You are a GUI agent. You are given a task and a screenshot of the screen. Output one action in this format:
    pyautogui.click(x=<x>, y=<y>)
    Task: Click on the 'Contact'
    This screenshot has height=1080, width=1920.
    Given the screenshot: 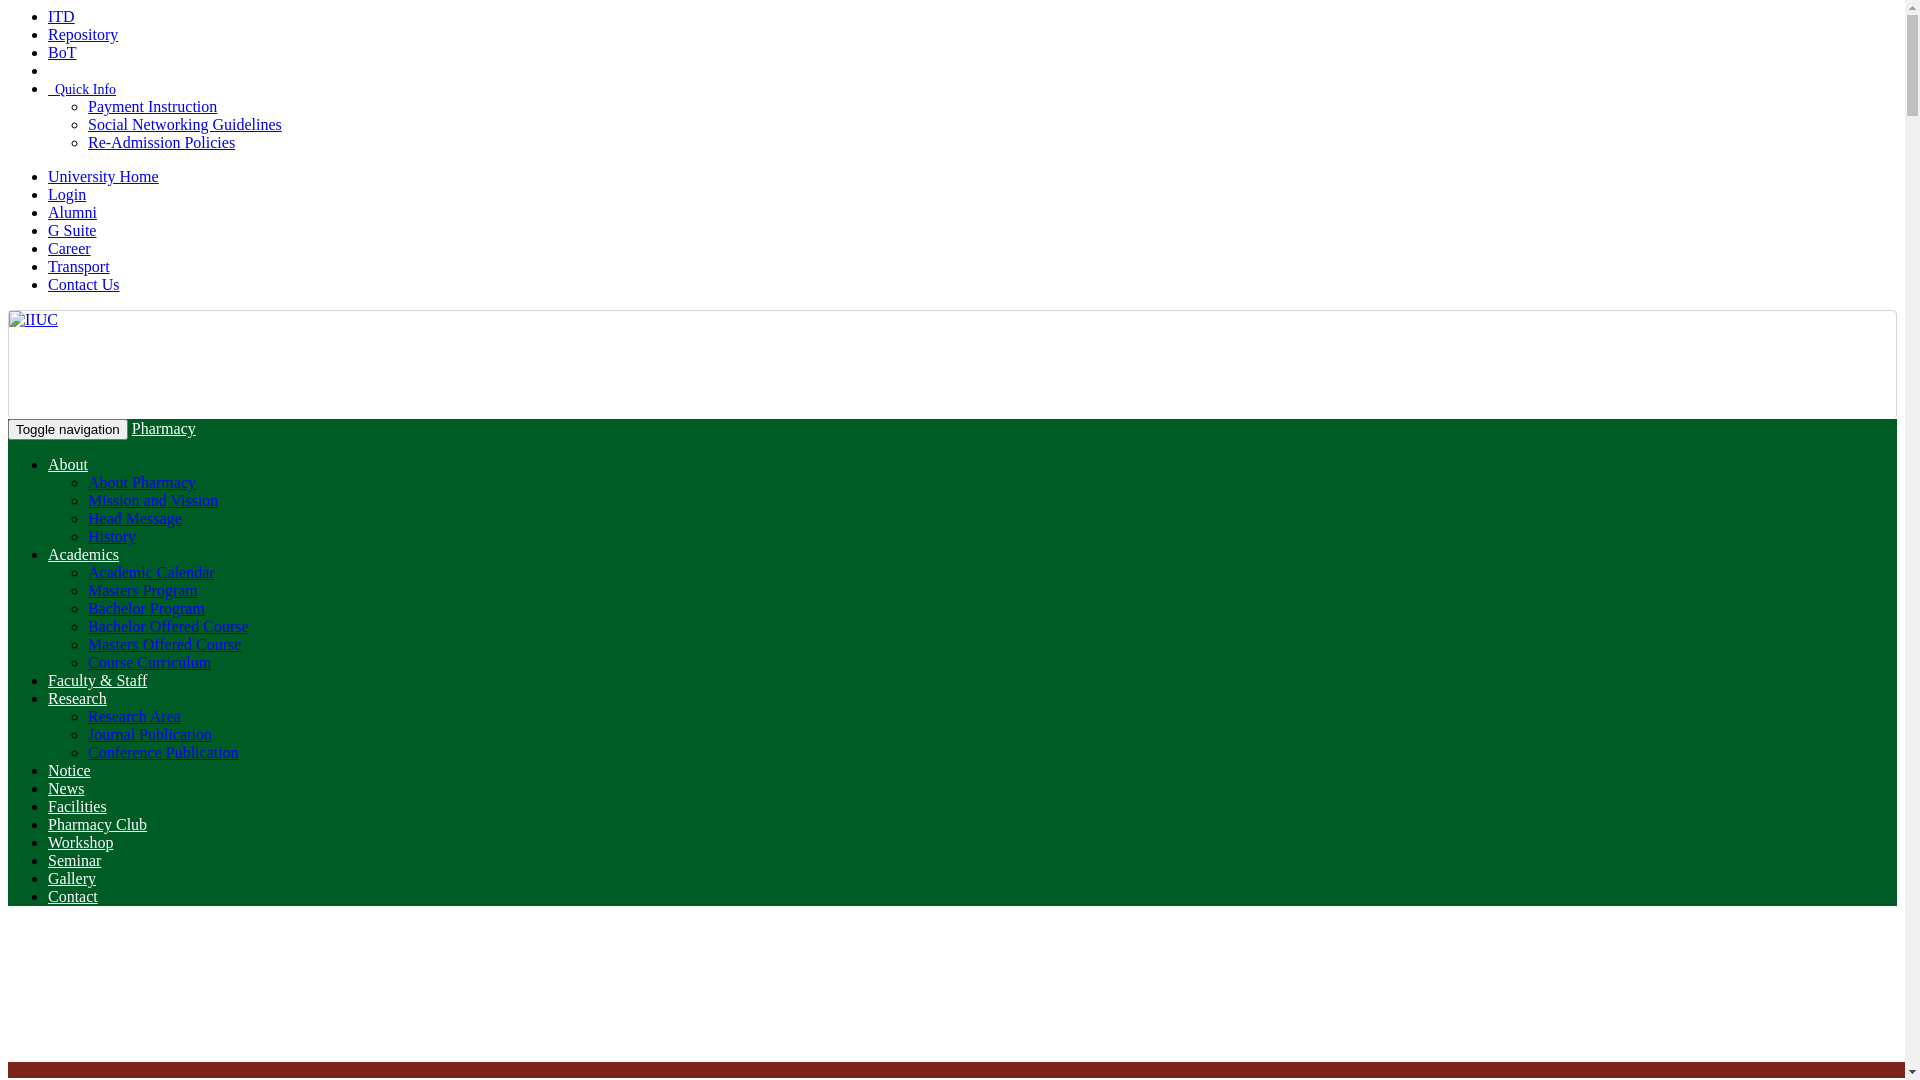 What is the action you would take?
    pyautogui.click(x=72, y=895)
    